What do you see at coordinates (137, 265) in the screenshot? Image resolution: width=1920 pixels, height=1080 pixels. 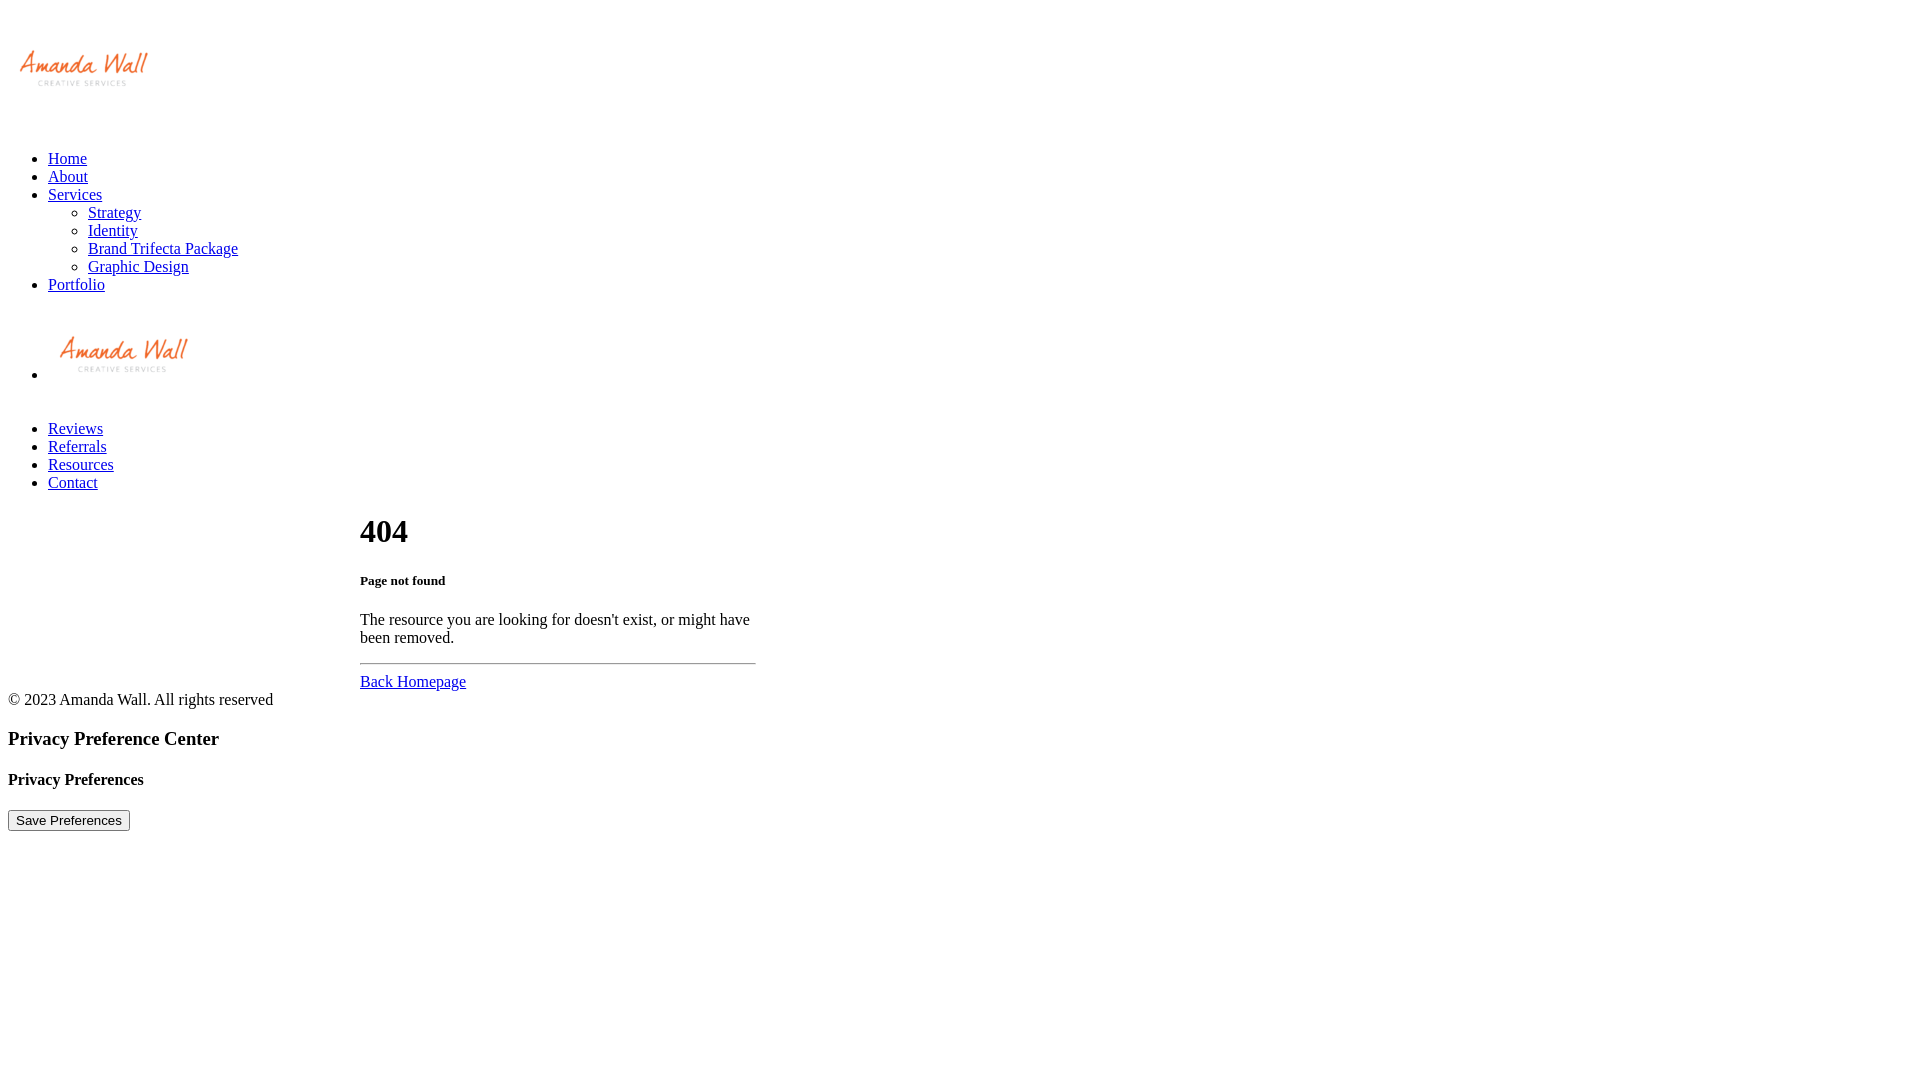 I see `'Graphic Design'` at bounding box center [137, 265].